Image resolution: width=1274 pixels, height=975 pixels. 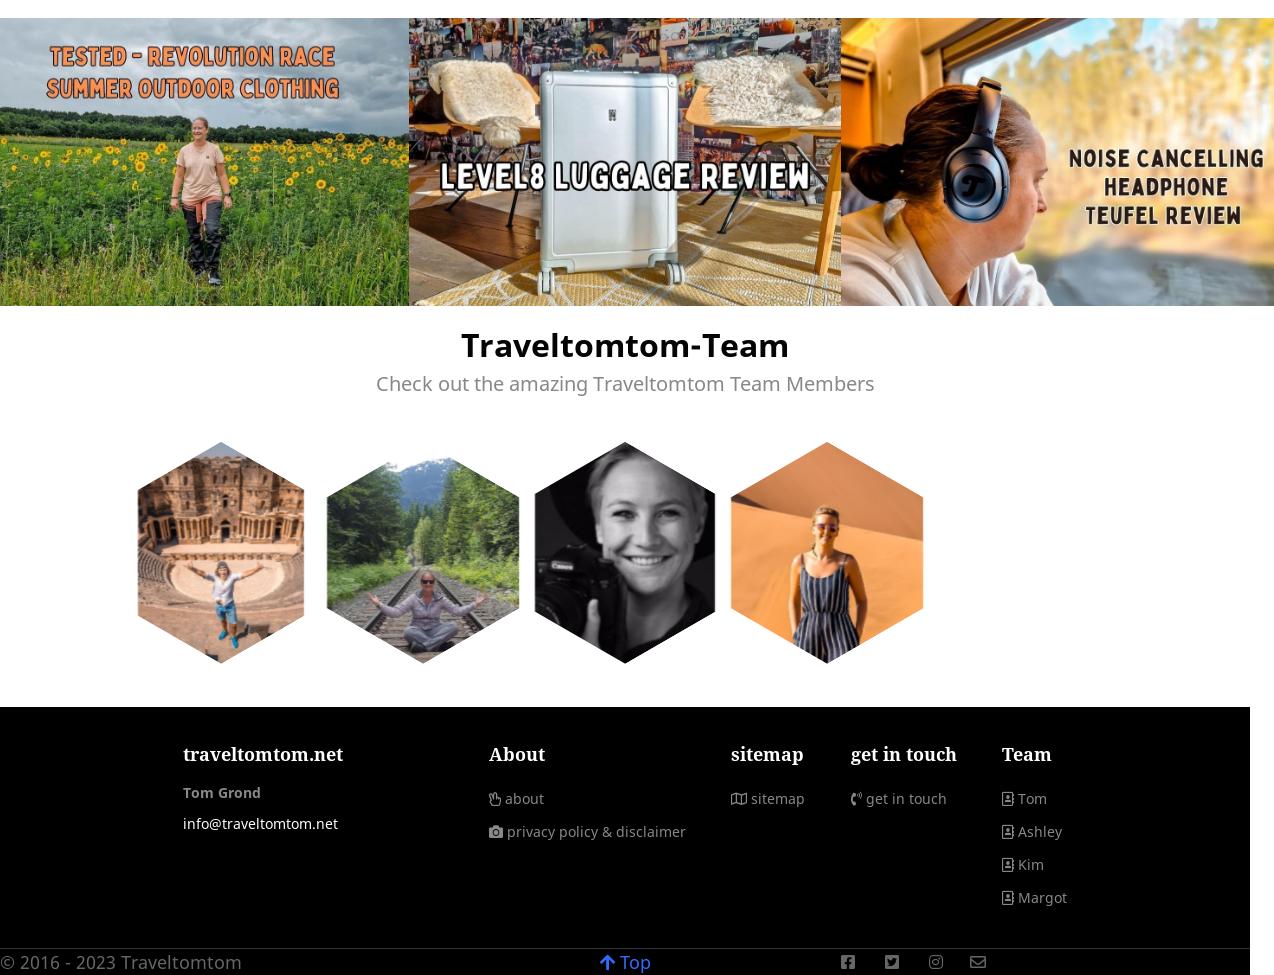 What do you see at coordinates (631, 959) in the screenshot?
I see `'Top'` at bounding box center [631, 959].